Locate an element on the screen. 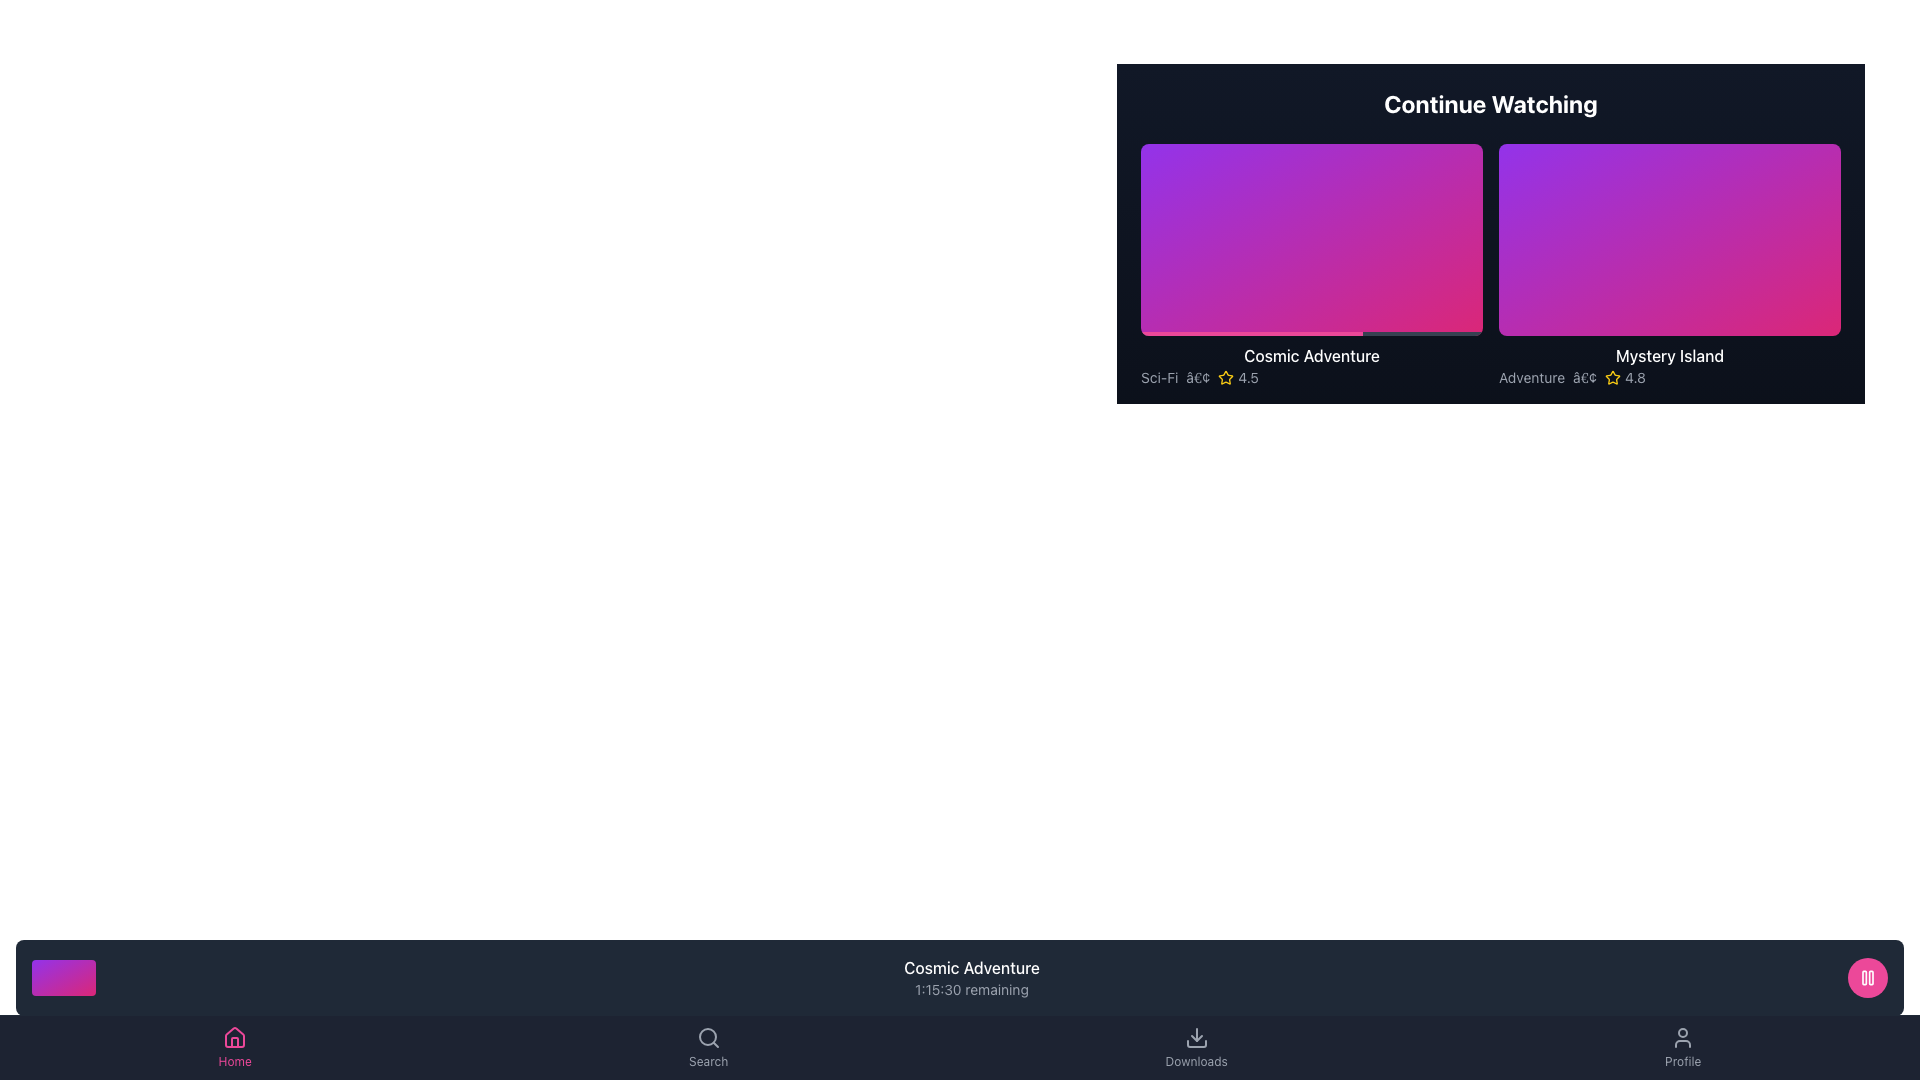 This screenshot has width=1920, height=1080. the bottom section of the download icon, which is a rectangular base with a minimalist line style and no visible fill, located in the bottom navigation bar of the interface is located at coordinates (1196, 1043).